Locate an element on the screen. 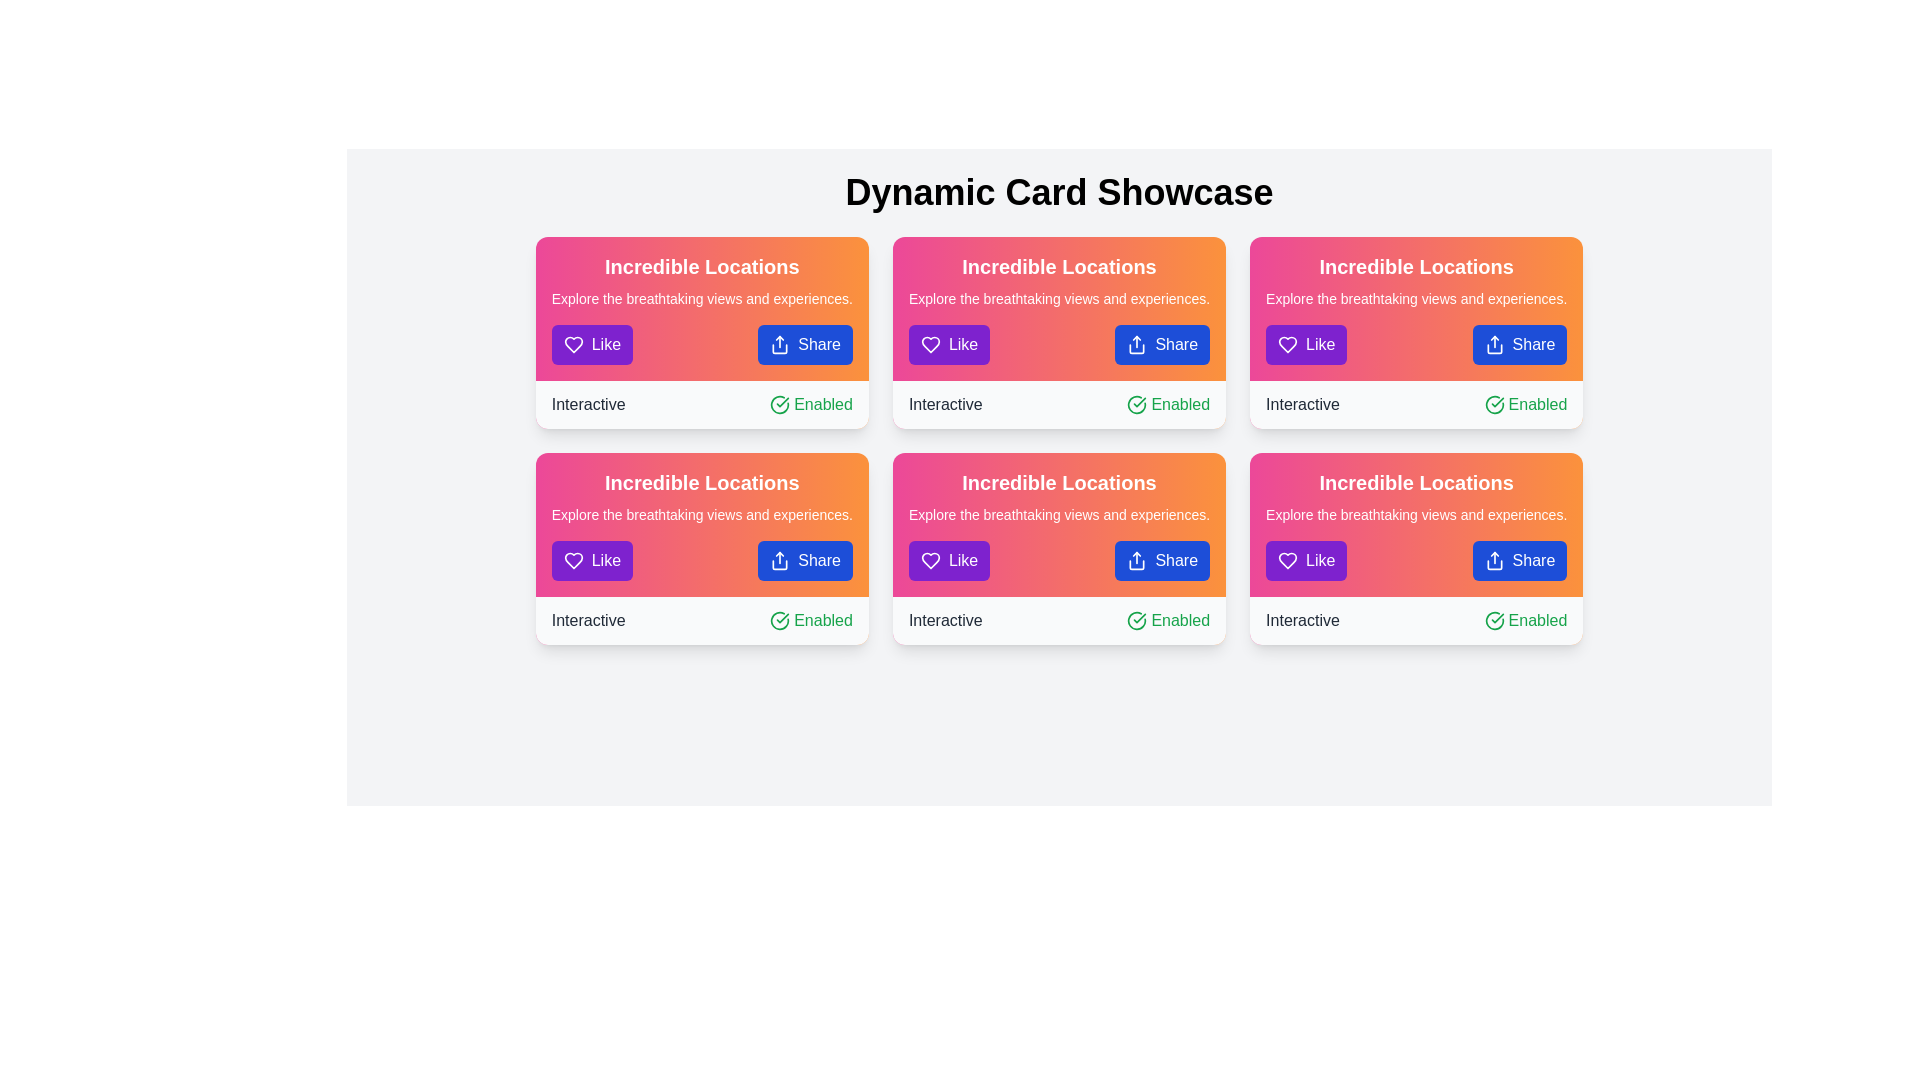 The image size is (1920, 1080). the prominent title text element that serves as the headline for the dynamic card showcase, located at the top of the application layout is located at coordinates (1058, 192).